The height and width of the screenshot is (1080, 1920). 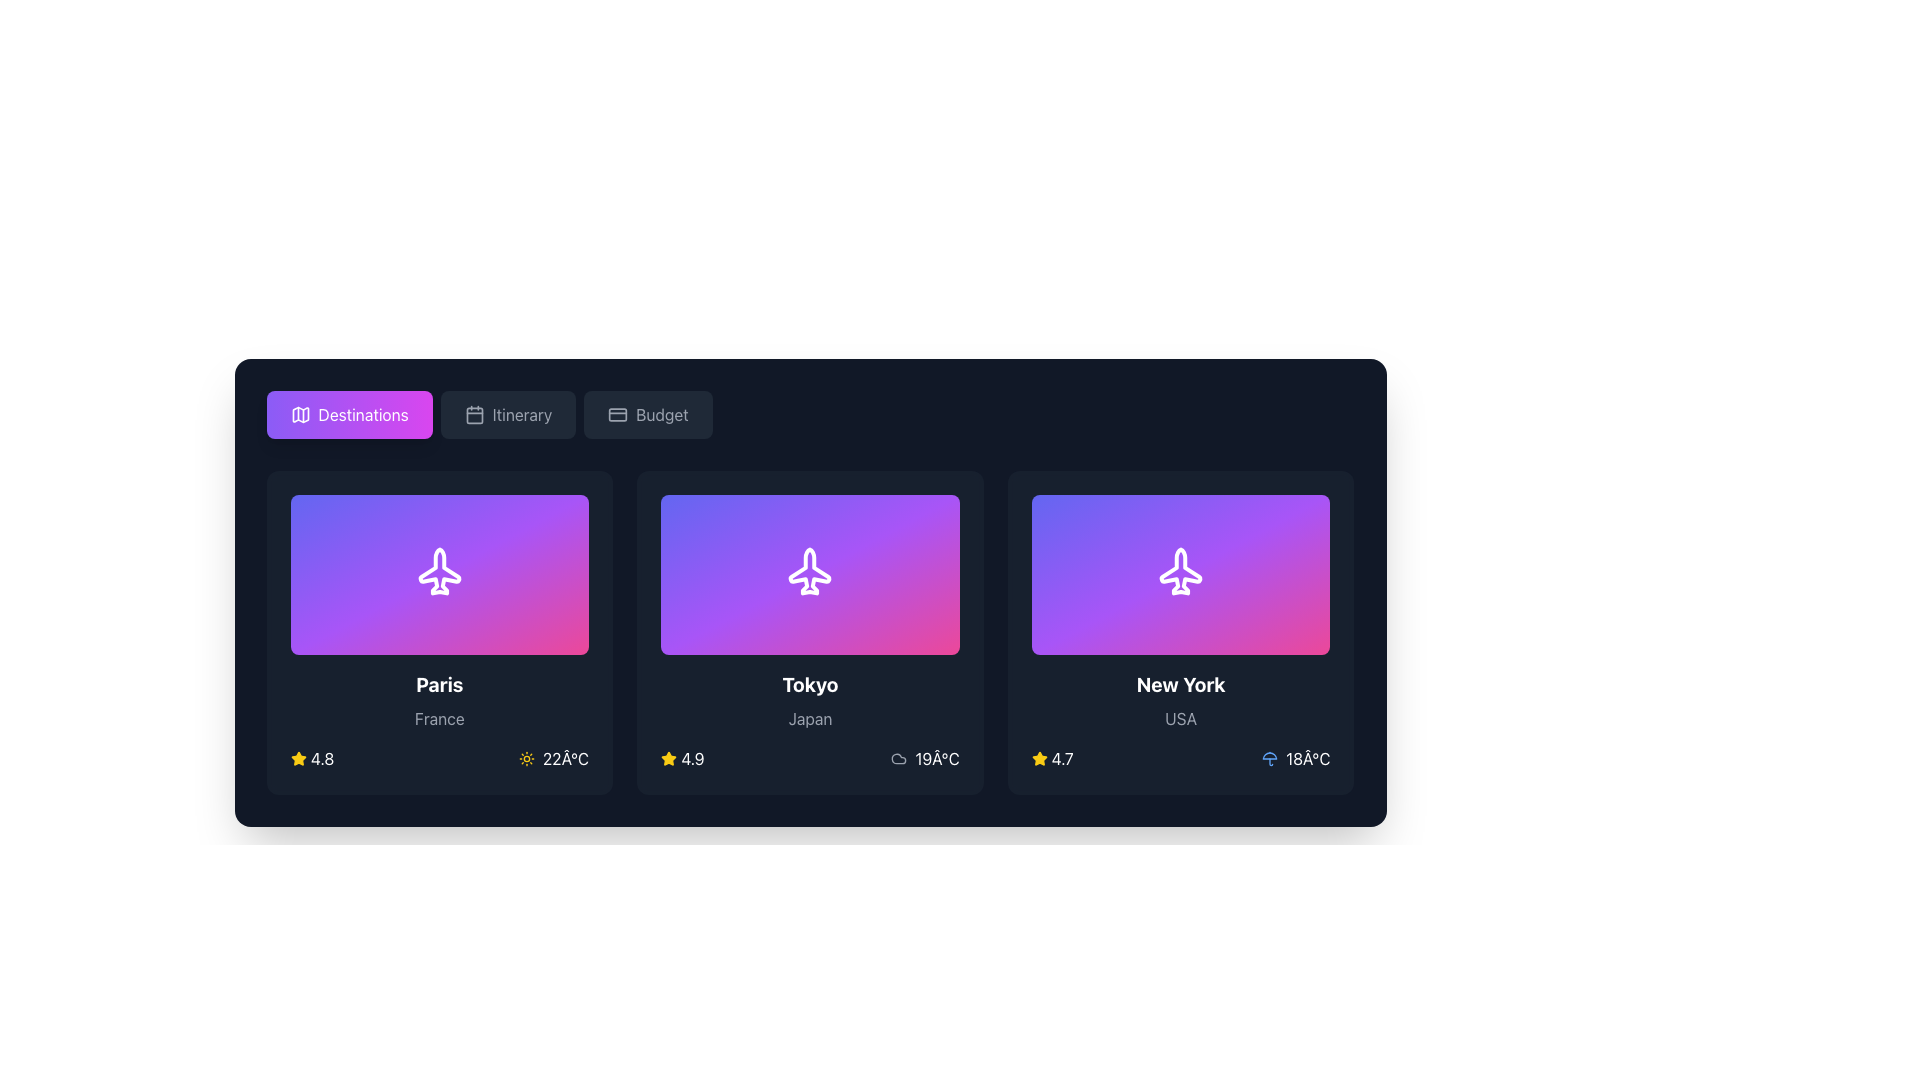 What do you see at coordinates (936, 759) in the screenshot?
I see `the text label displaying the current temperature in the bottom-right corner of the 'Tokyo' weather card, which is adjacent to the weather icon` at bounding box center [936, 759].